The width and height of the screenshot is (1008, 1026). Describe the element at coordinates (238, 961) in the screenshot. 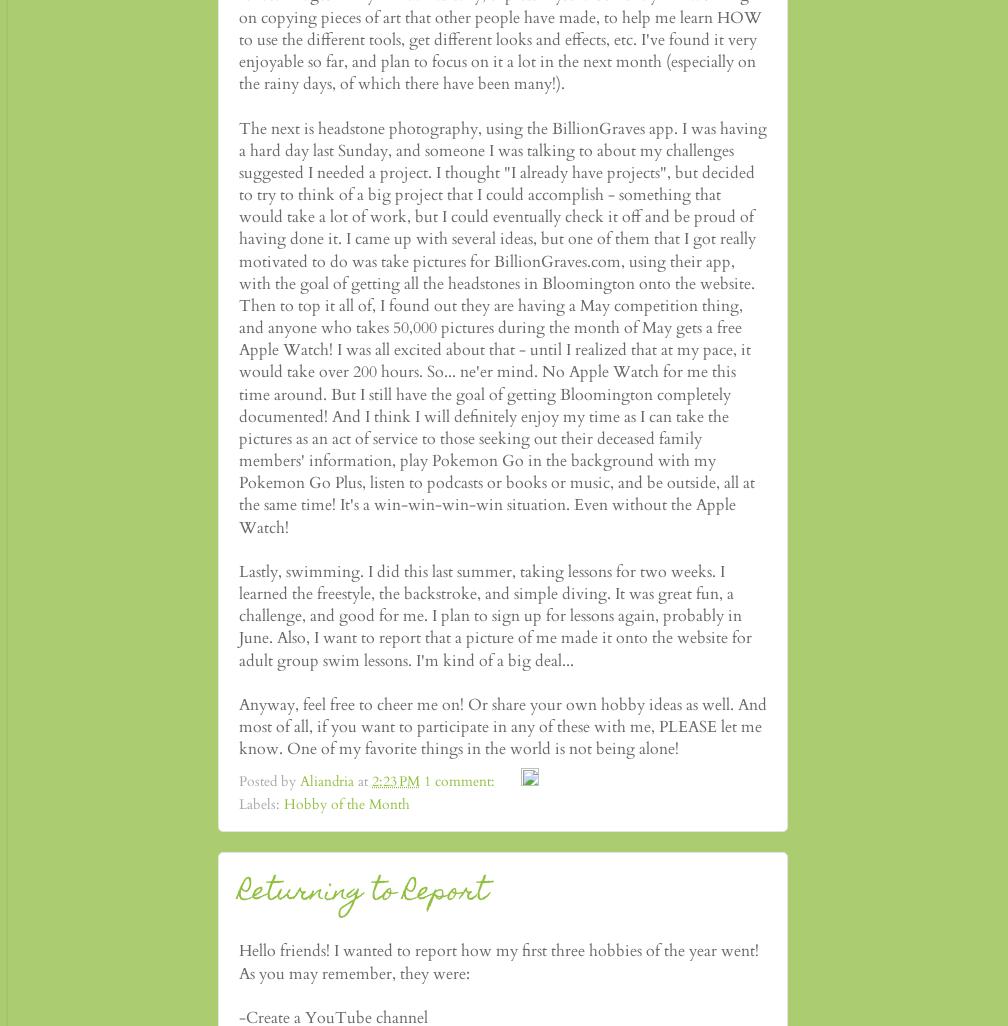

I see `'Hello friends! I wanted to report how my first three hobbies of the year went! As you may remember, they were:'` at that location.